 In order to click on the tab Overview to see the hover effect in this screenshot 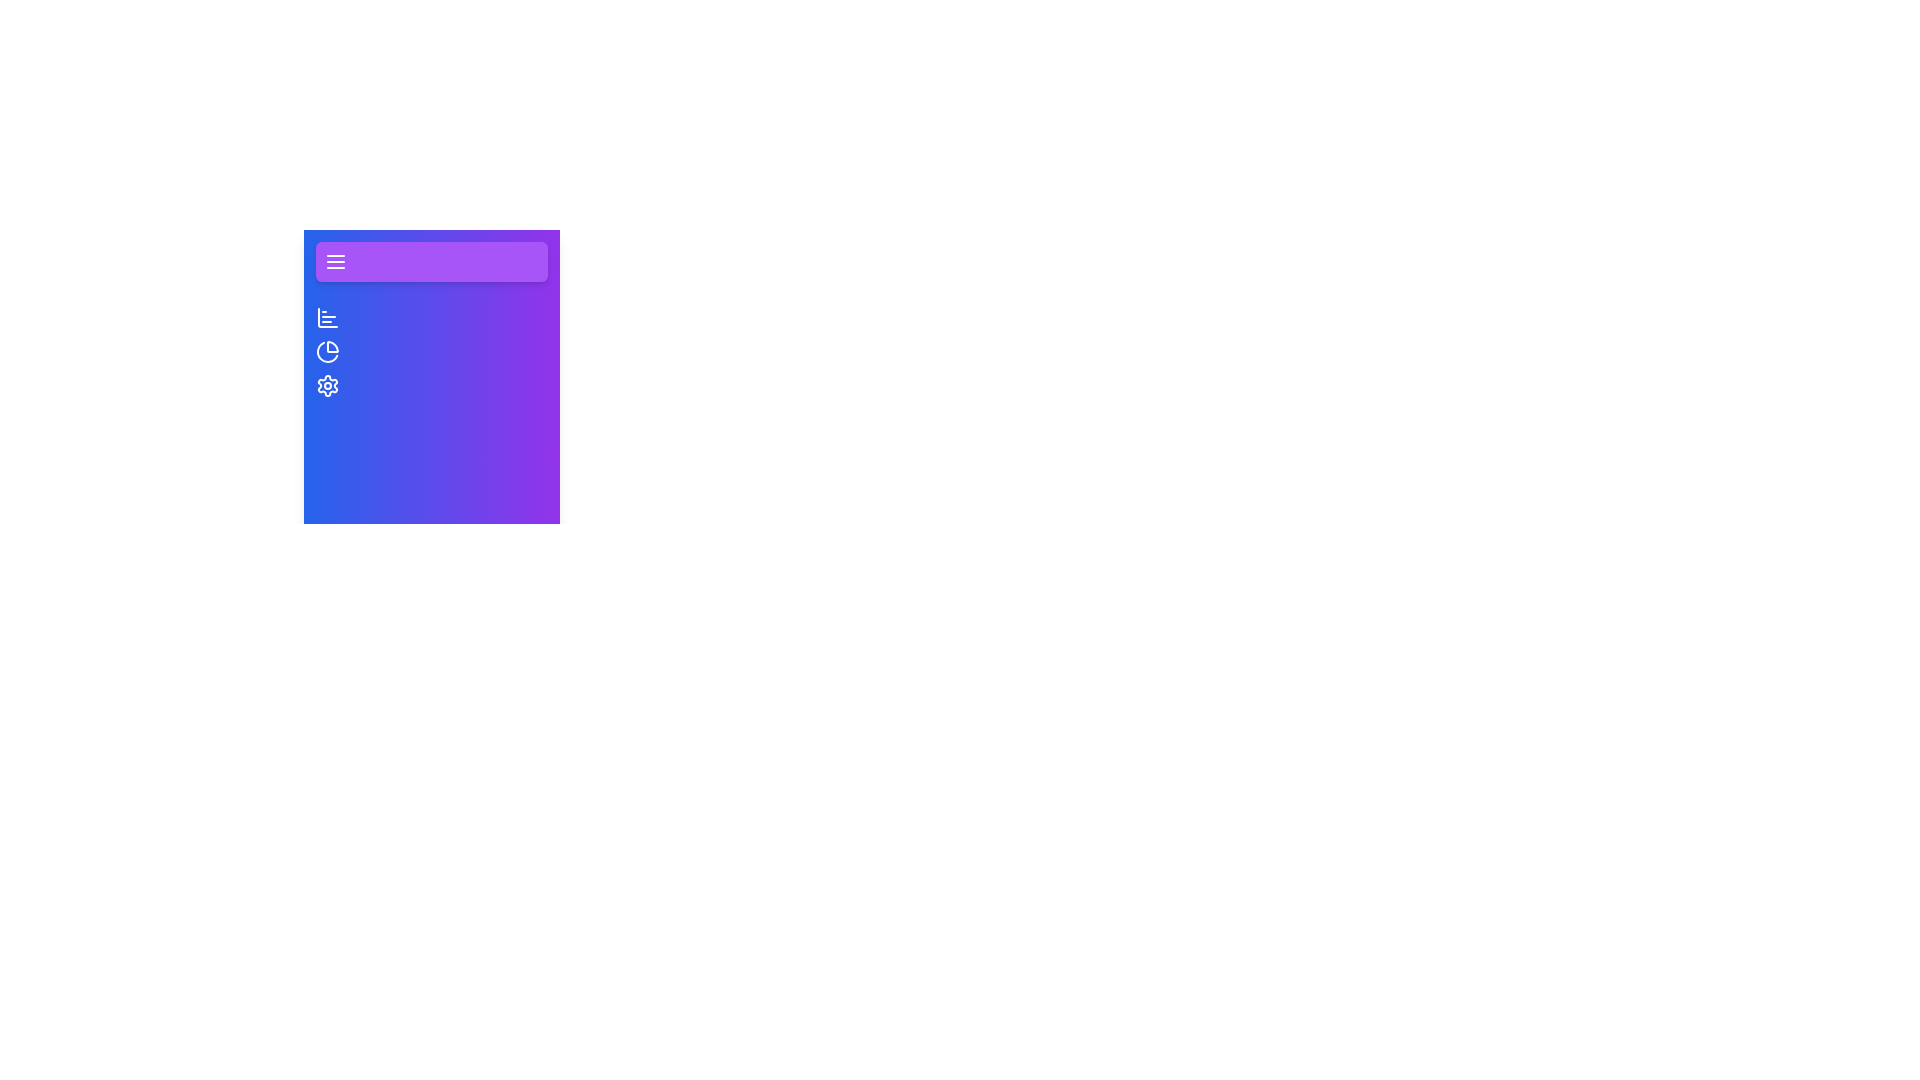, I will do `click(327, 316)`.